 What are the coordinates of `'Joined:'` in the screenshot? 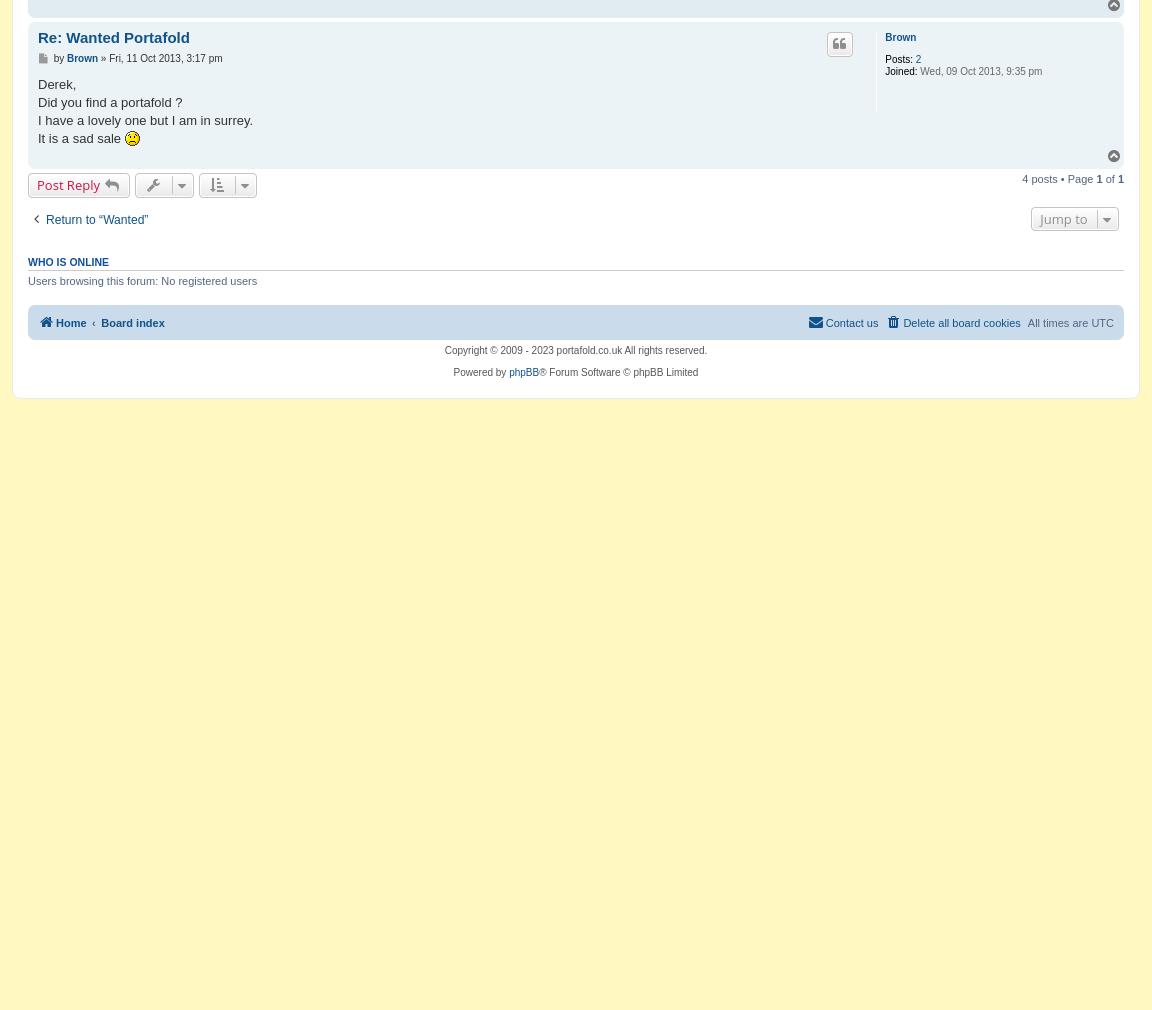 It's located at (899, 70).